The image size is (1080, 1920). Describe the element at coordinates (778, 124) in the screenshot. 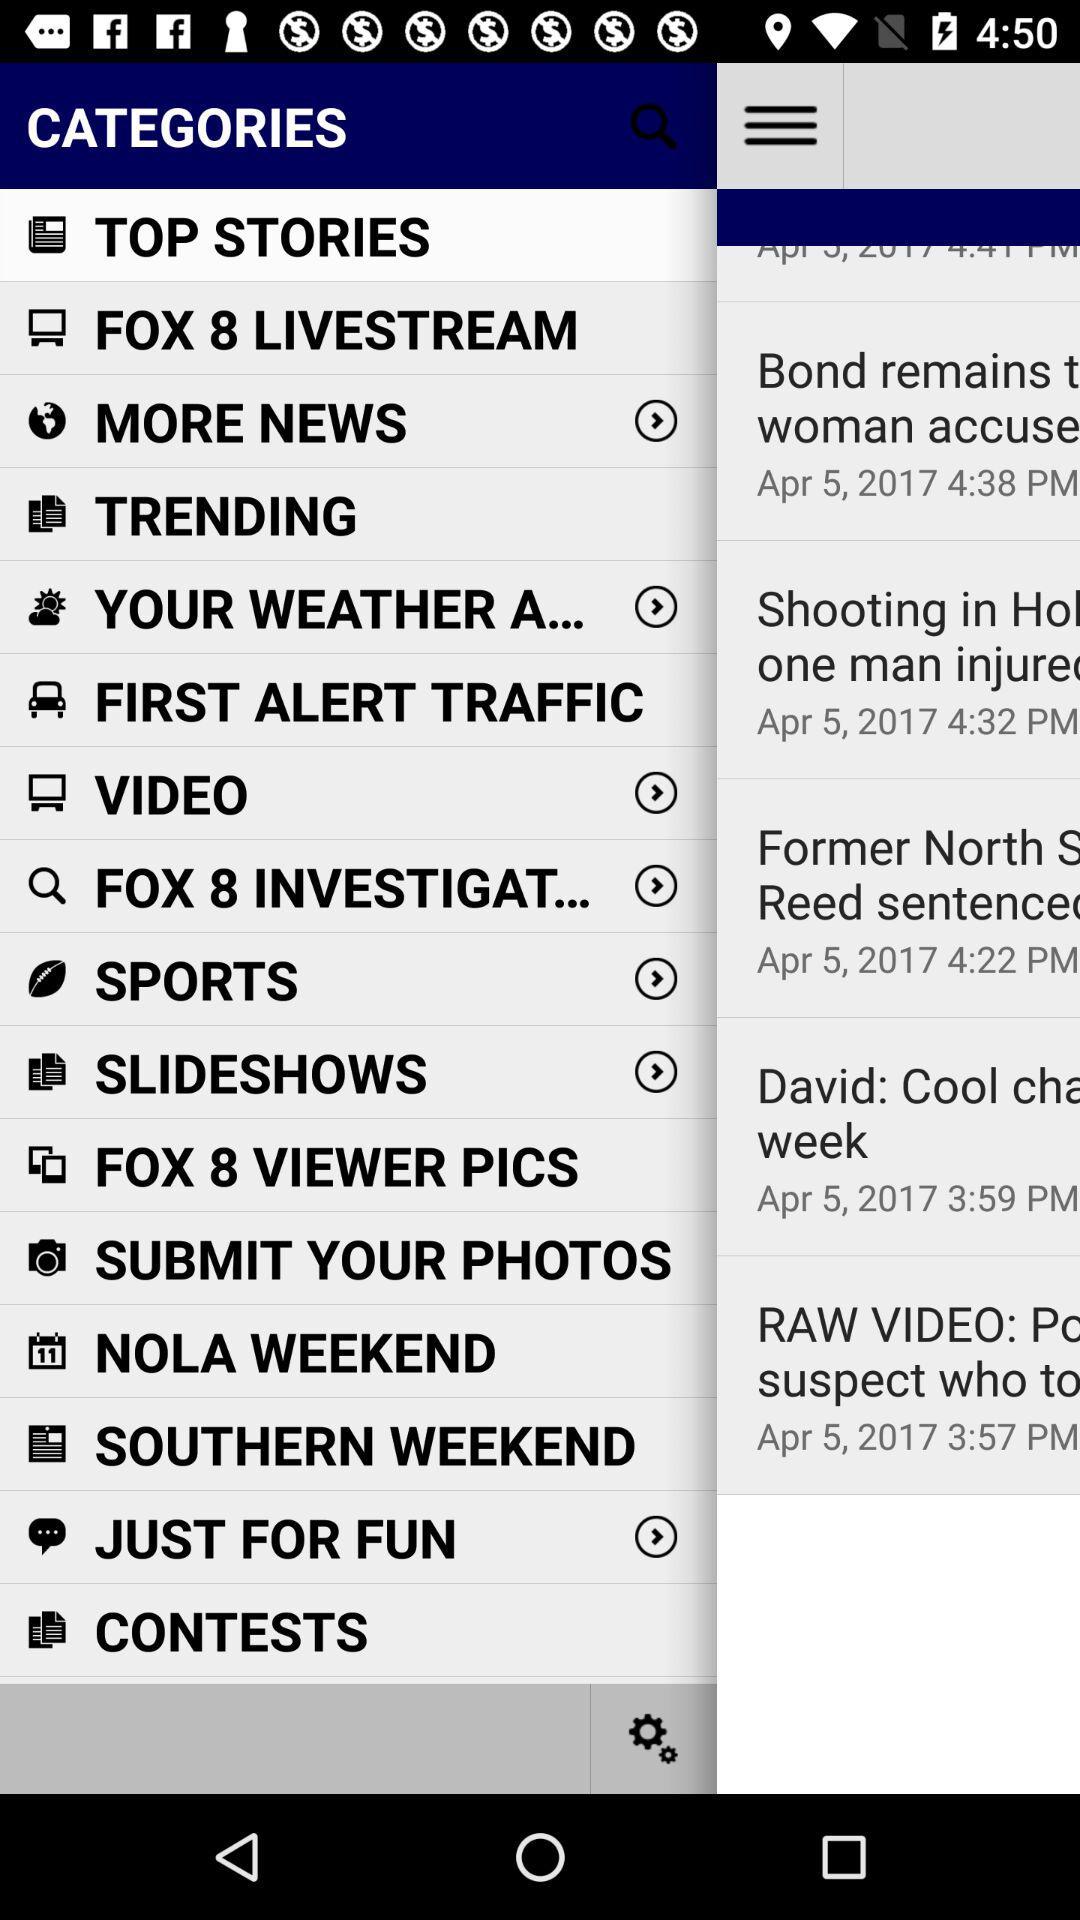

I see `open menu` at that location.